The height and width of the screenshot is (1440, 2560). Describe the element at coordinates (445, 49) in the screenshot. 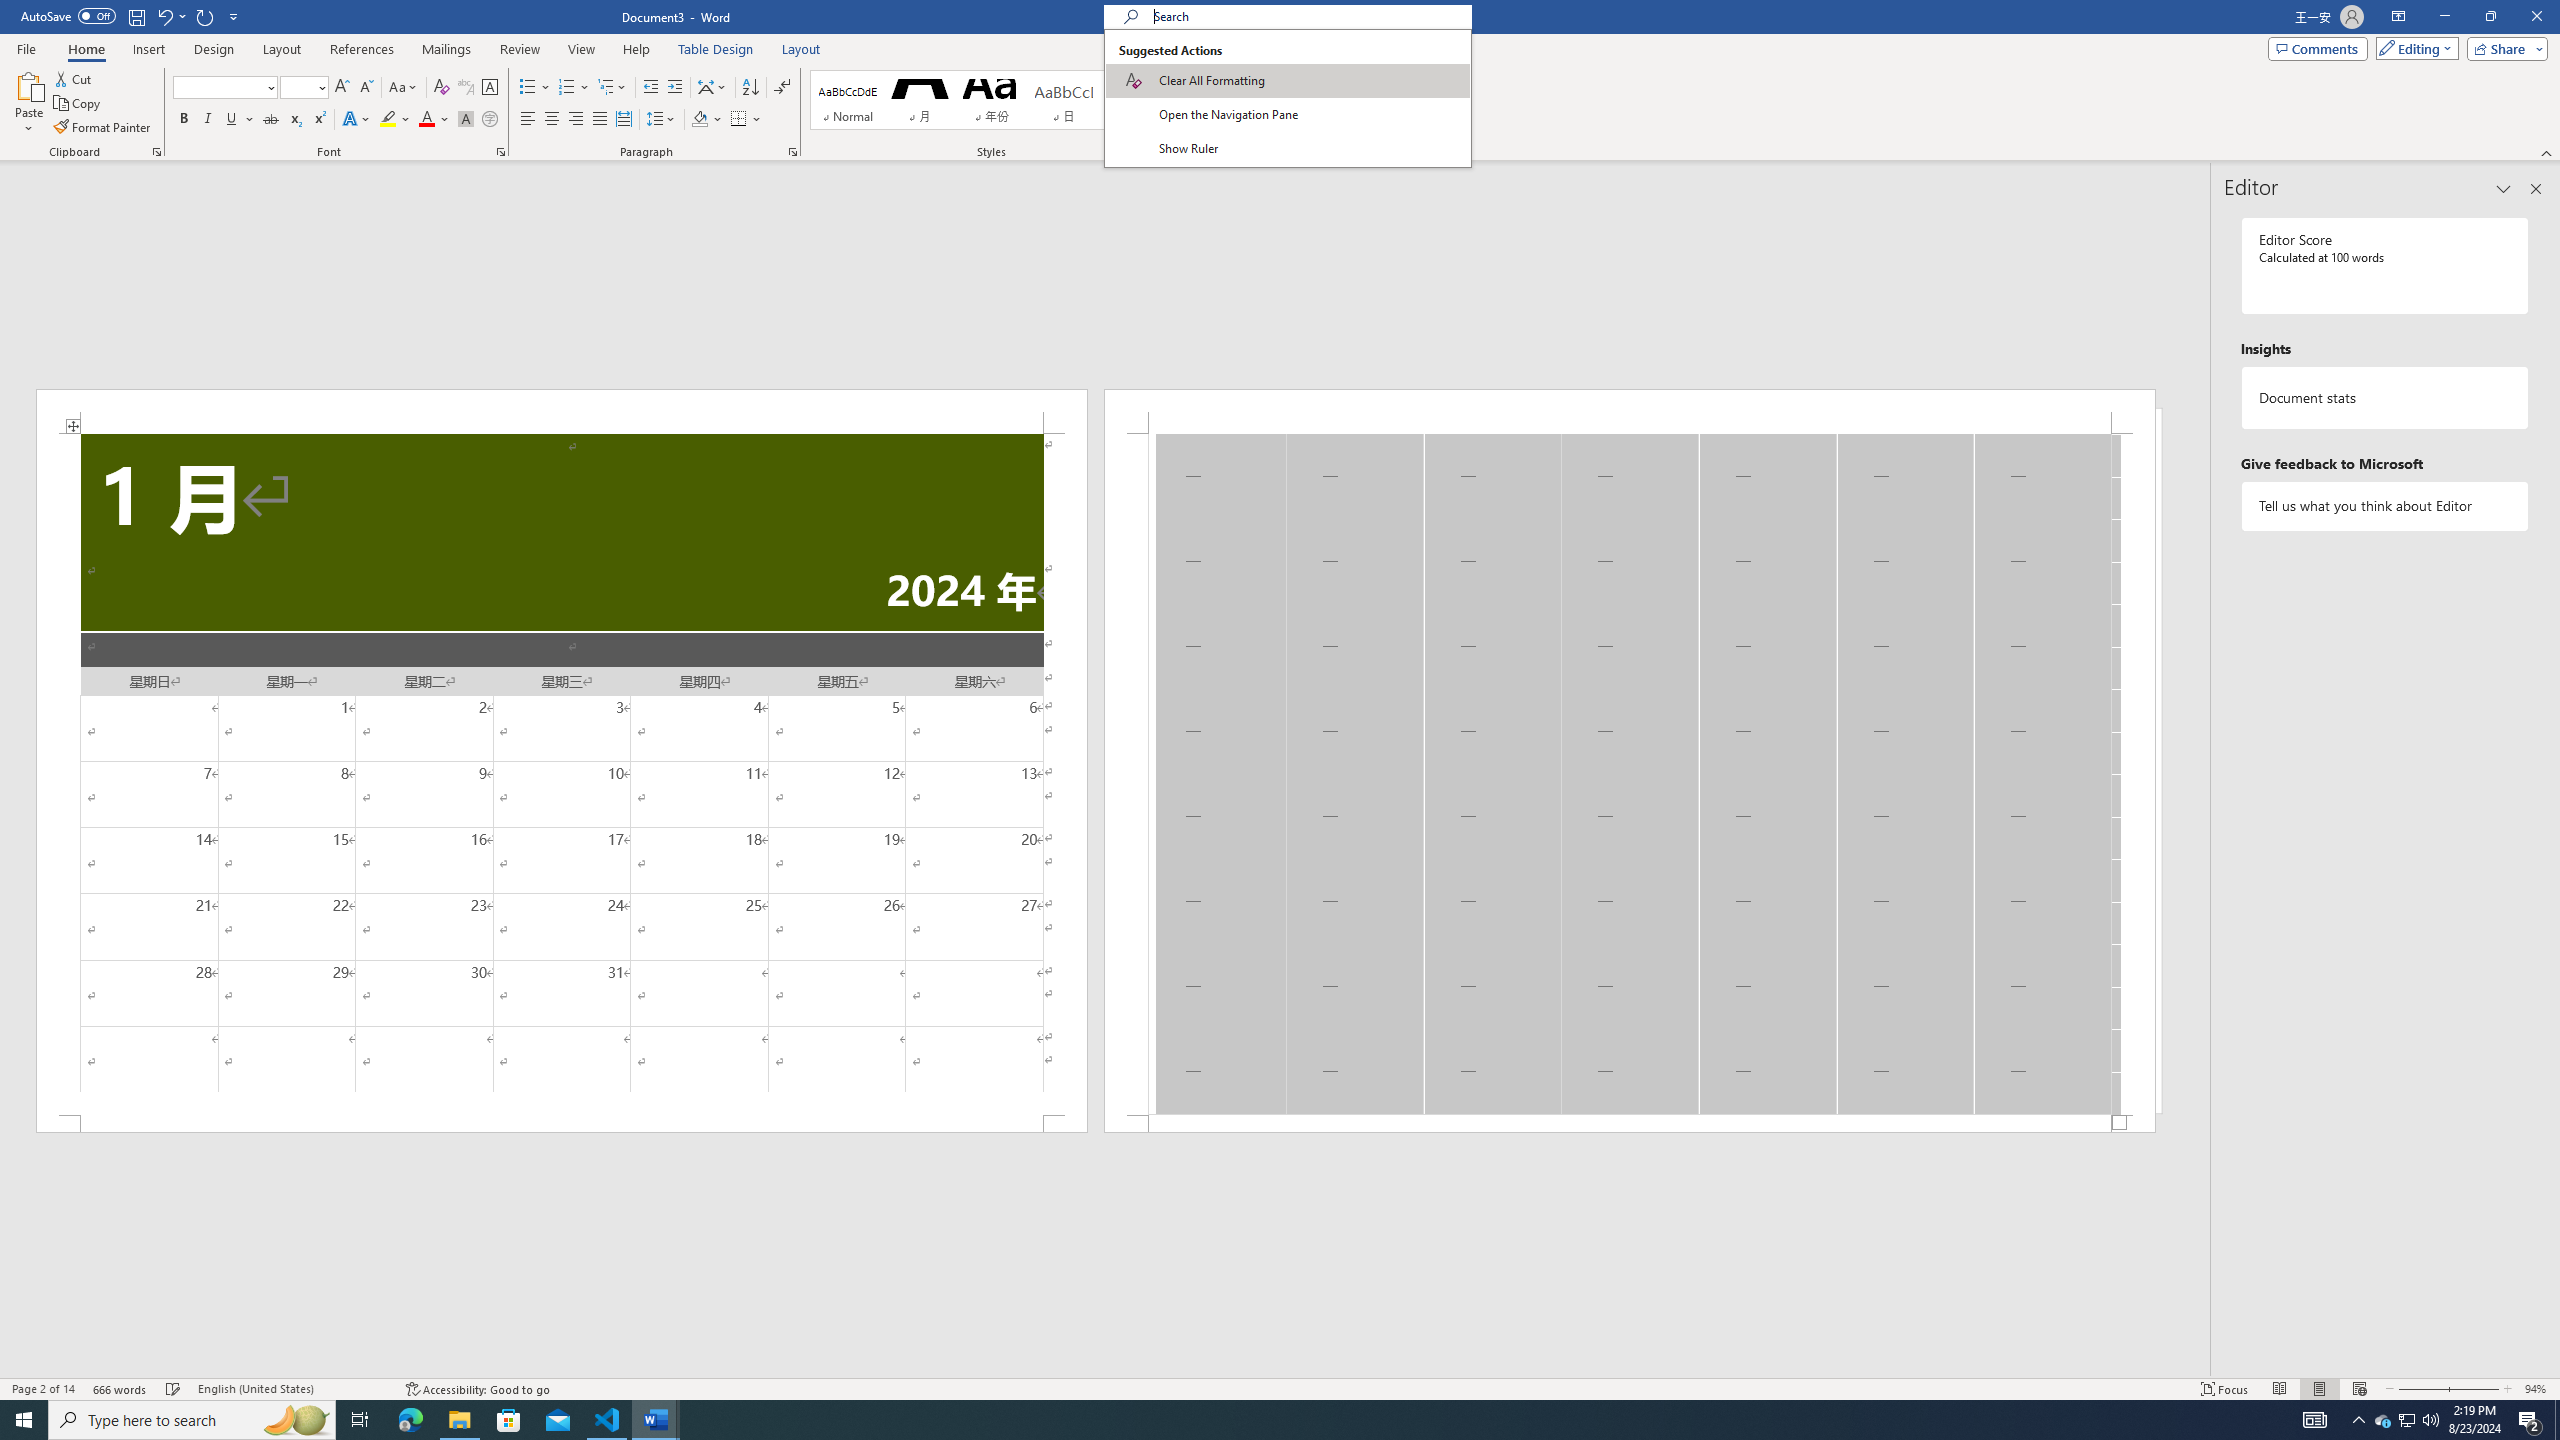

I see `'Mailings'` at that location.